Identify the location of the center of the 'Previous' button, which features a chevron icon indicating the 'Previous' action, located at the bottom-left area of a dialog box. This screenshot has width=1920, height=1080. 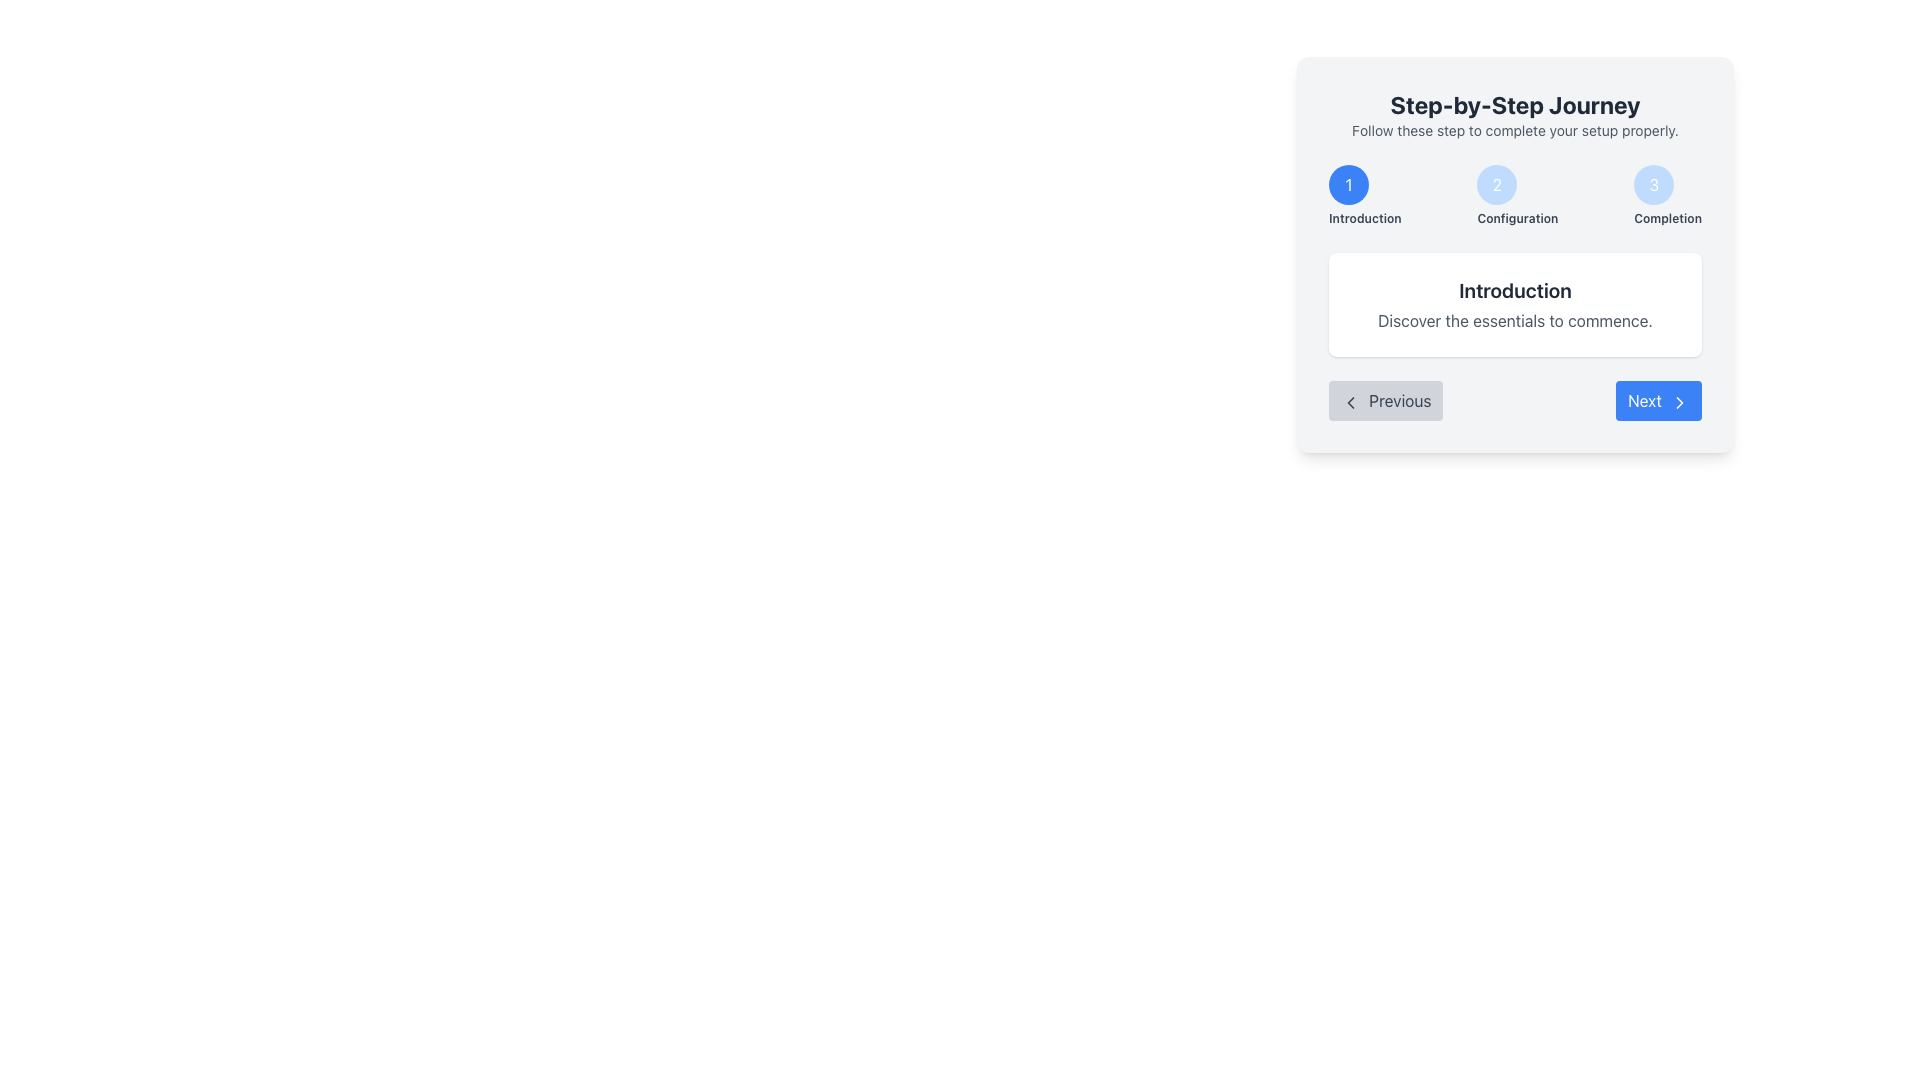
(1350, 401).